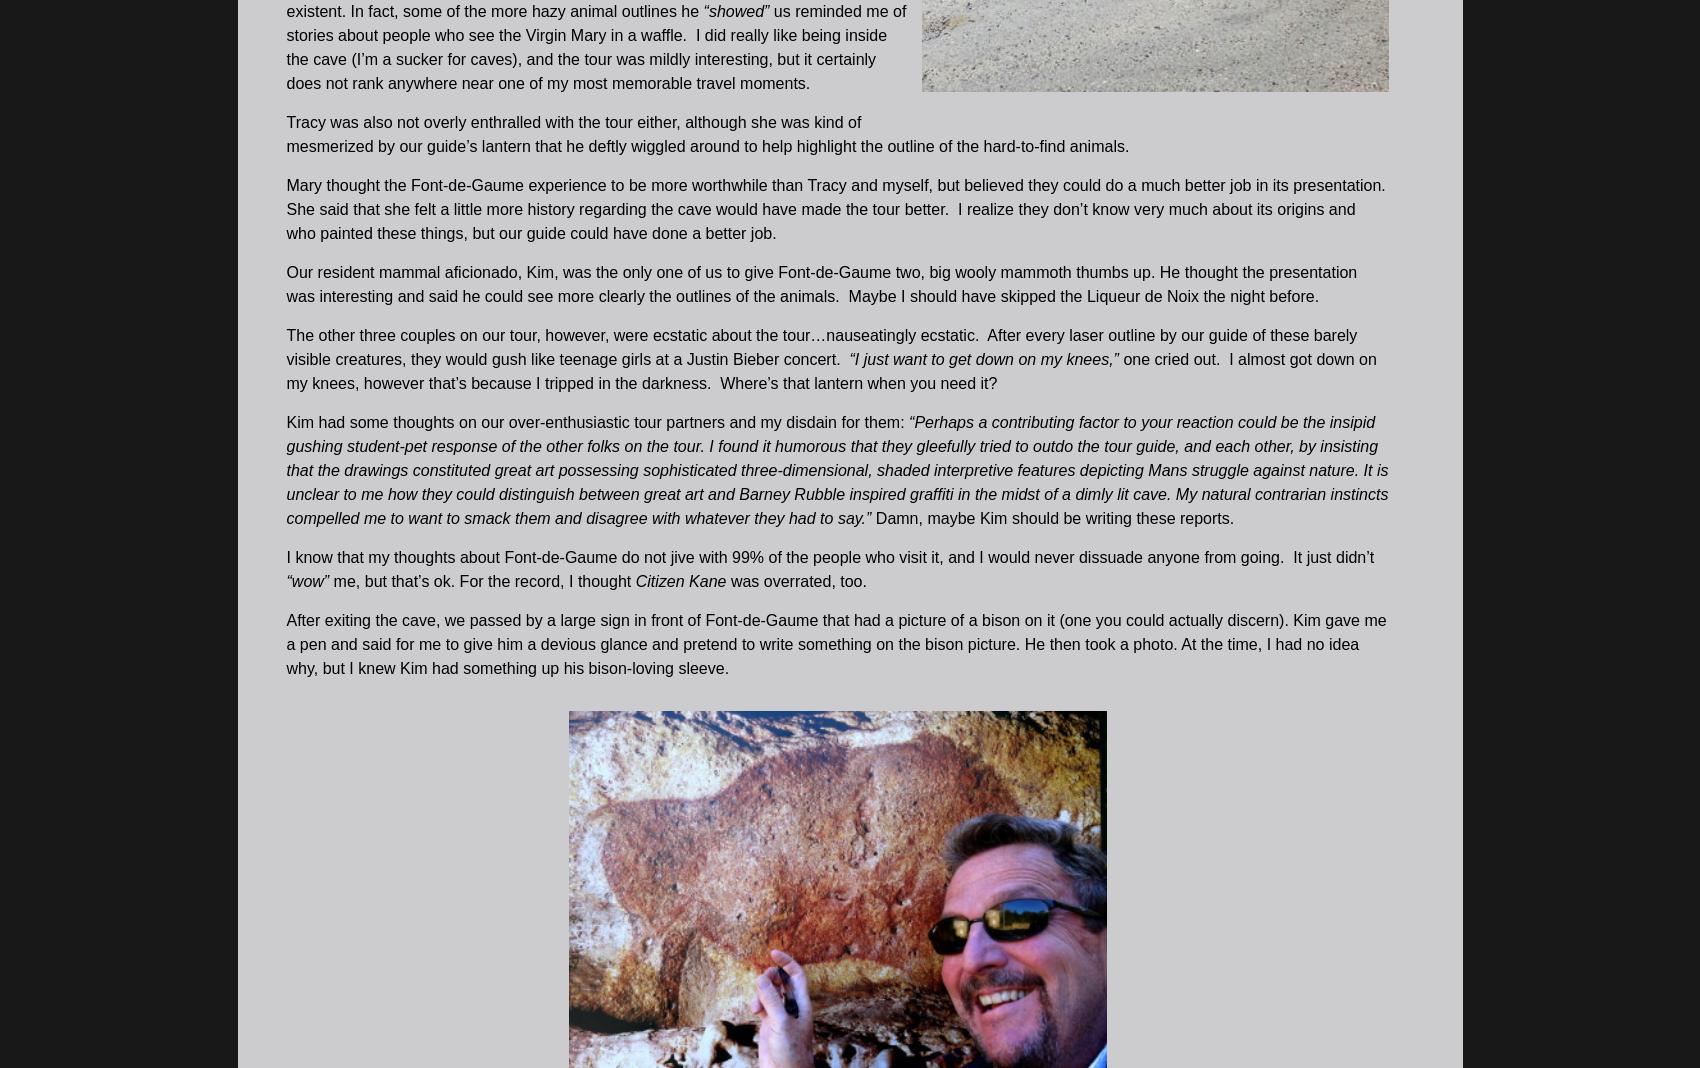 The width and height of the screenshot is (1700, 1068). I want to click on 'Tracy was also not overly enthralled with the tour either, although she was kind of mesmerized by our guide’s lantern that he deftly wiggled around to help highlight the outline of the hard-to-find animals.', so click(285, 132).